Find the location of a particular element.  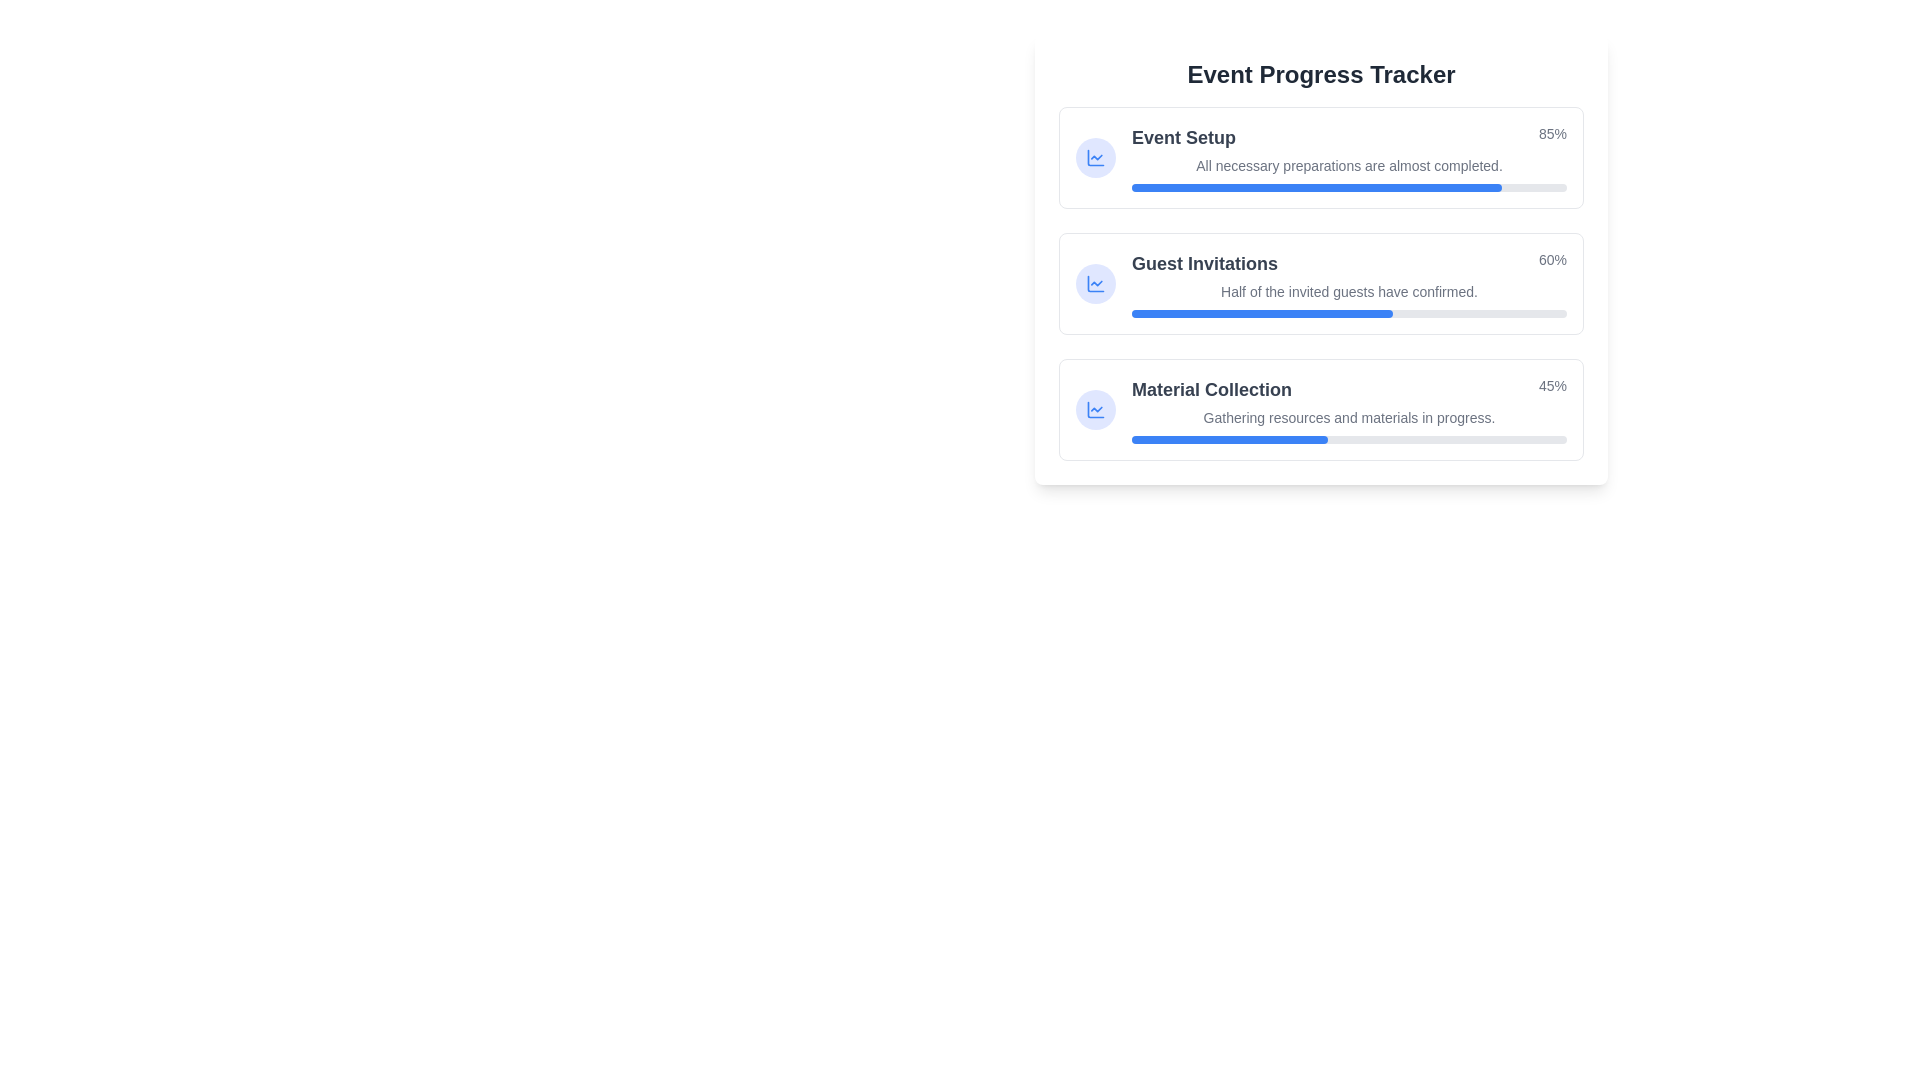

contents of the Header text that indicates the progress tracking of an event, positioned at the top of the section is located at coordinates (1321, 73).